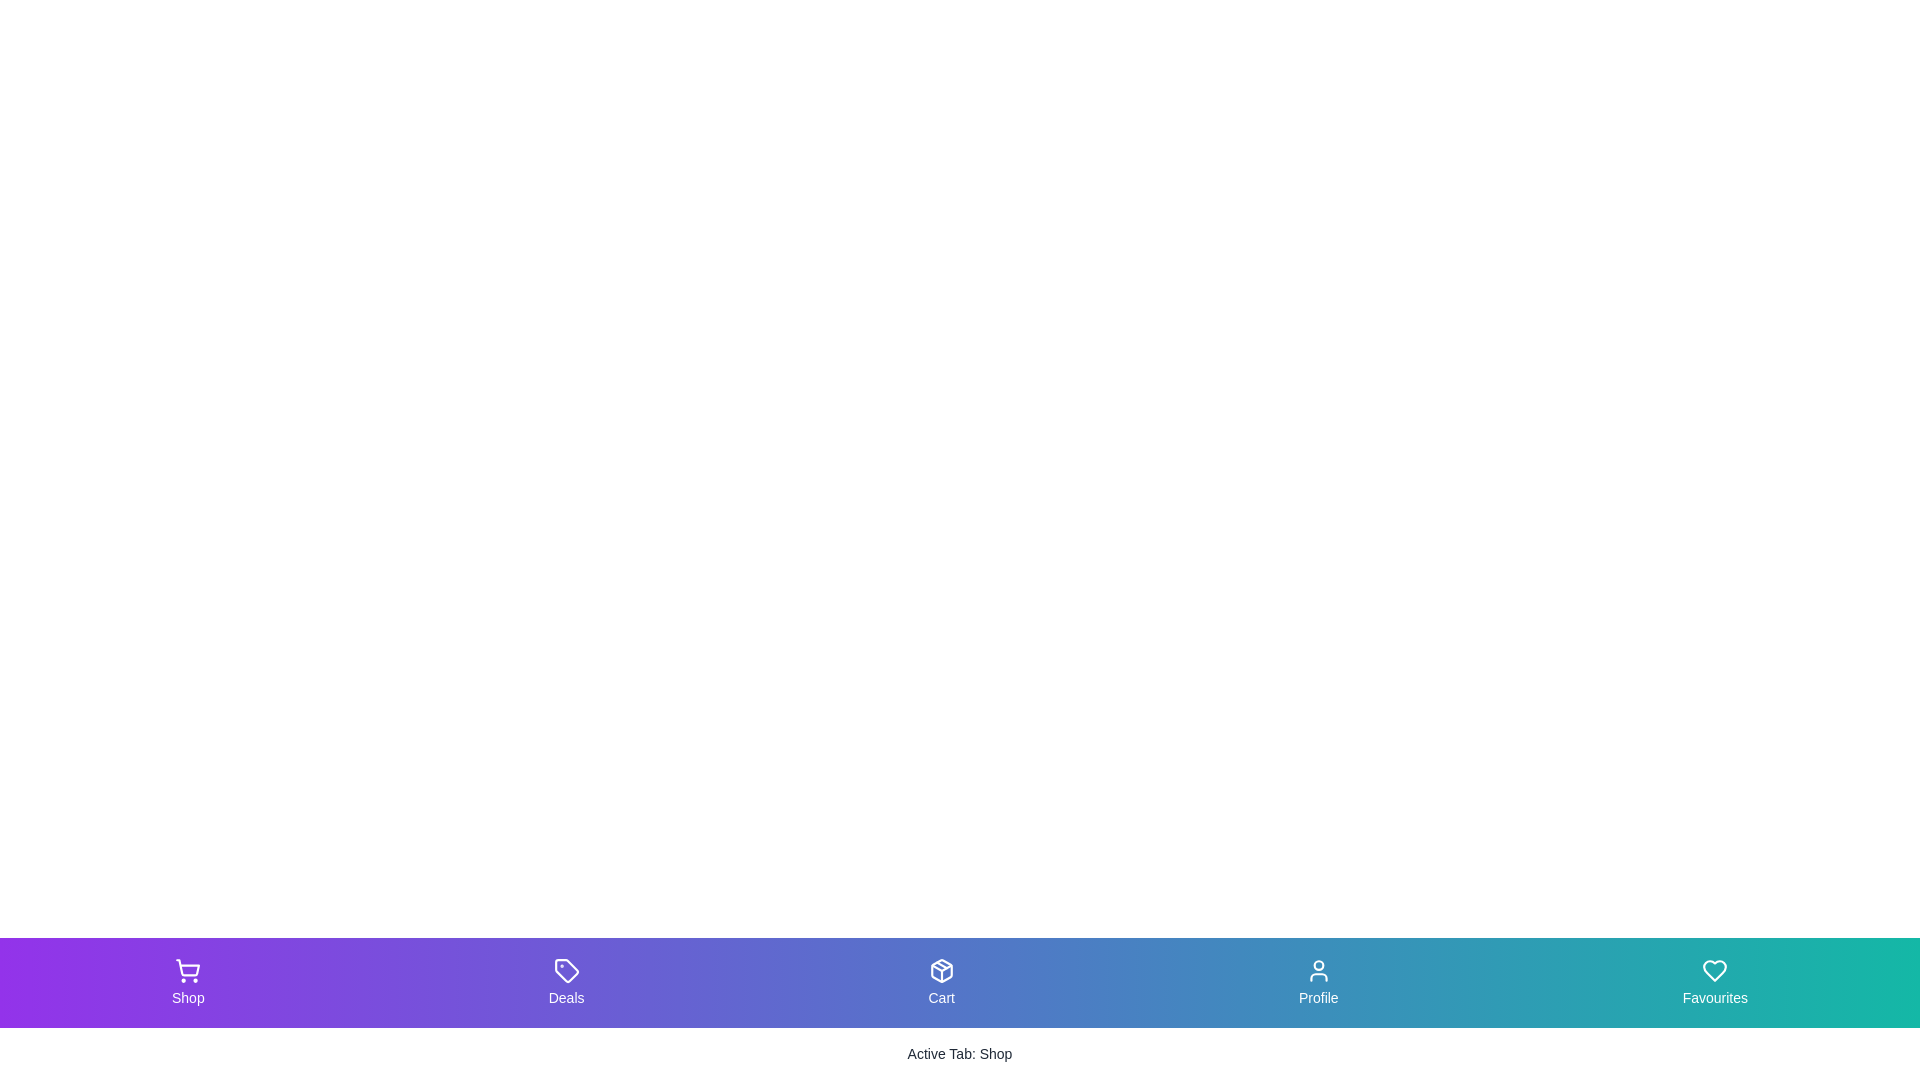  I want to click on the Shop tab in the bottom navigation bar to navigate to its respective section, so click(187, 982).